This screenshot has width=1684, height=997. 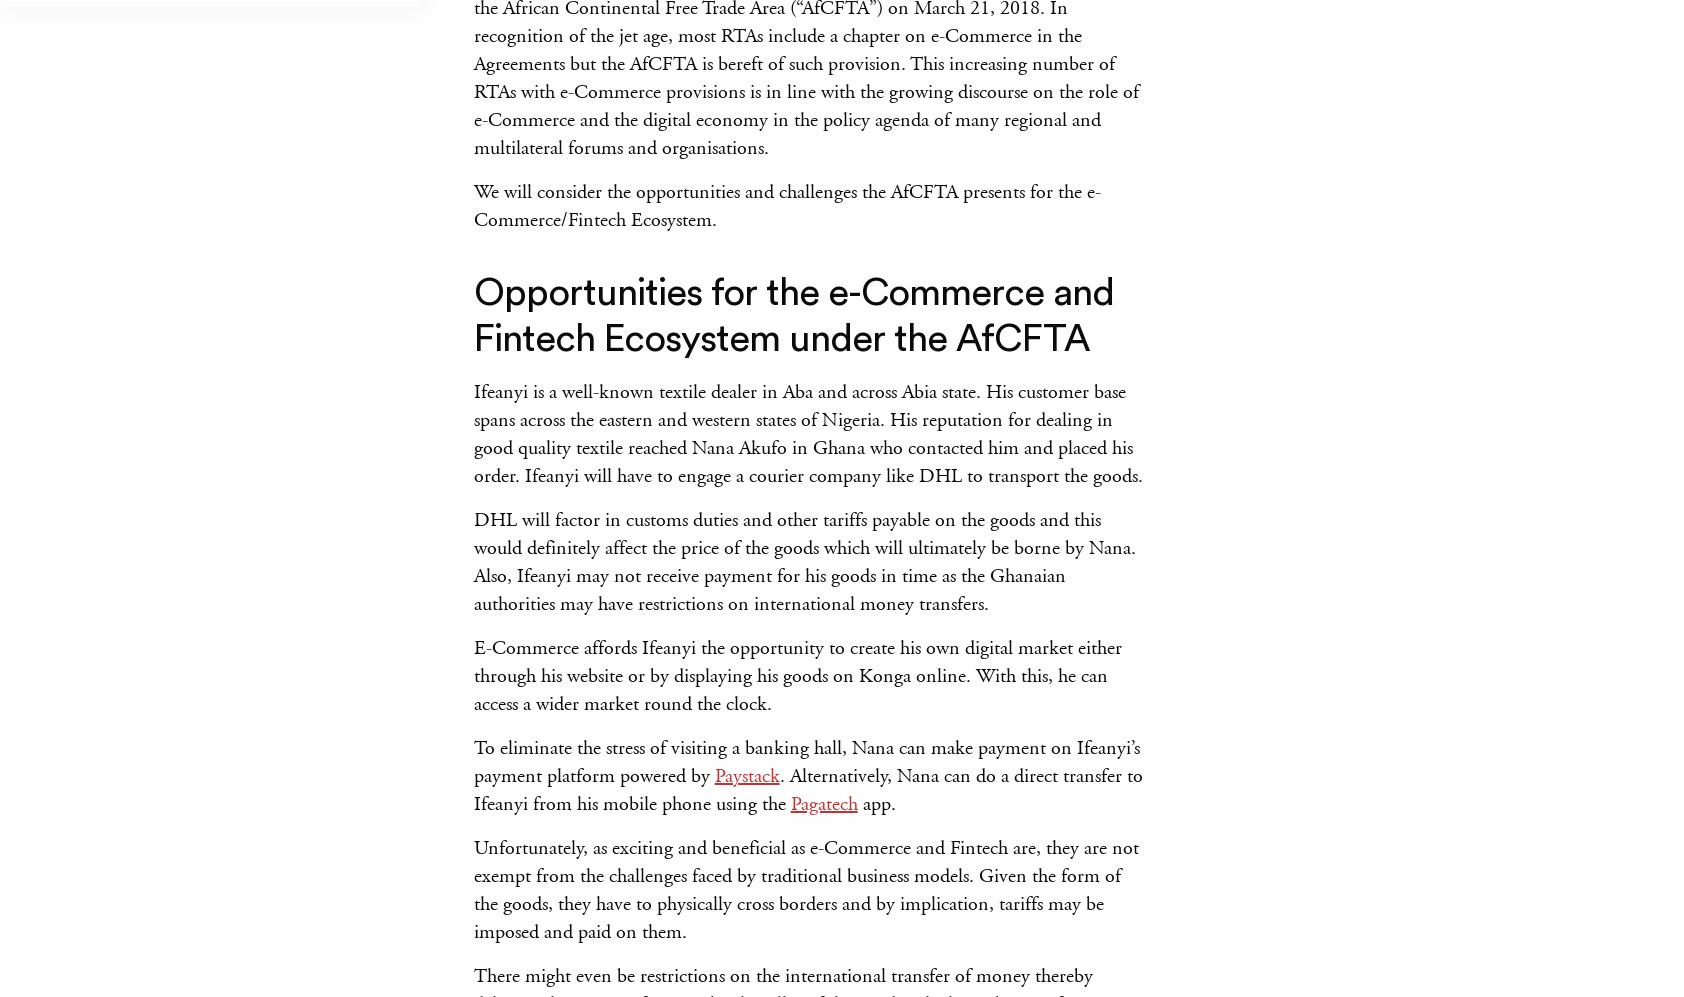 What do you see at coordinates (746, 774) in the screenshot?
I see `'Paystack'` at bounding box center [746, 774].